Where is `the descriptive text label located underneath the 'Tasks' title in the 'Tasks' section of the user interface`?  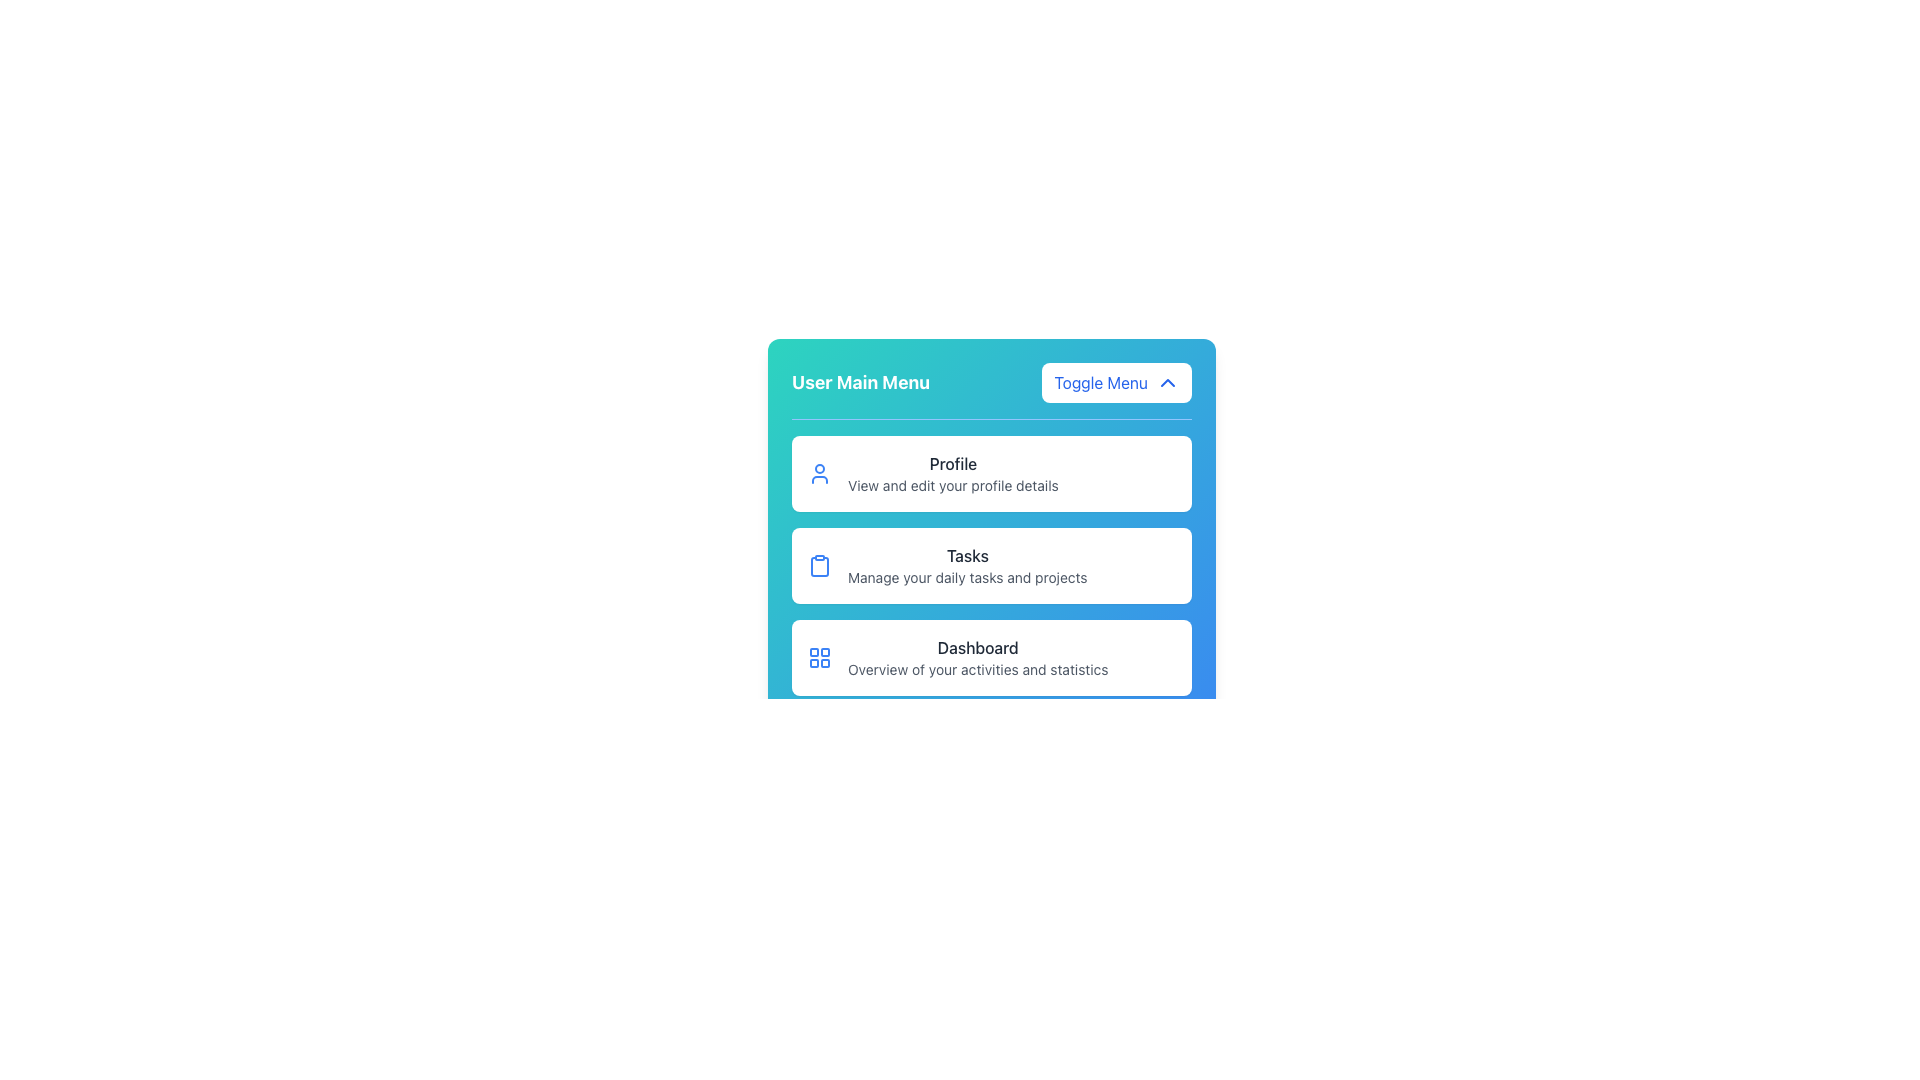
the descriptive text label located underneath the 'Tasks' title in the 'Tasks' section of the user interface is located at coordinates (967, 578).